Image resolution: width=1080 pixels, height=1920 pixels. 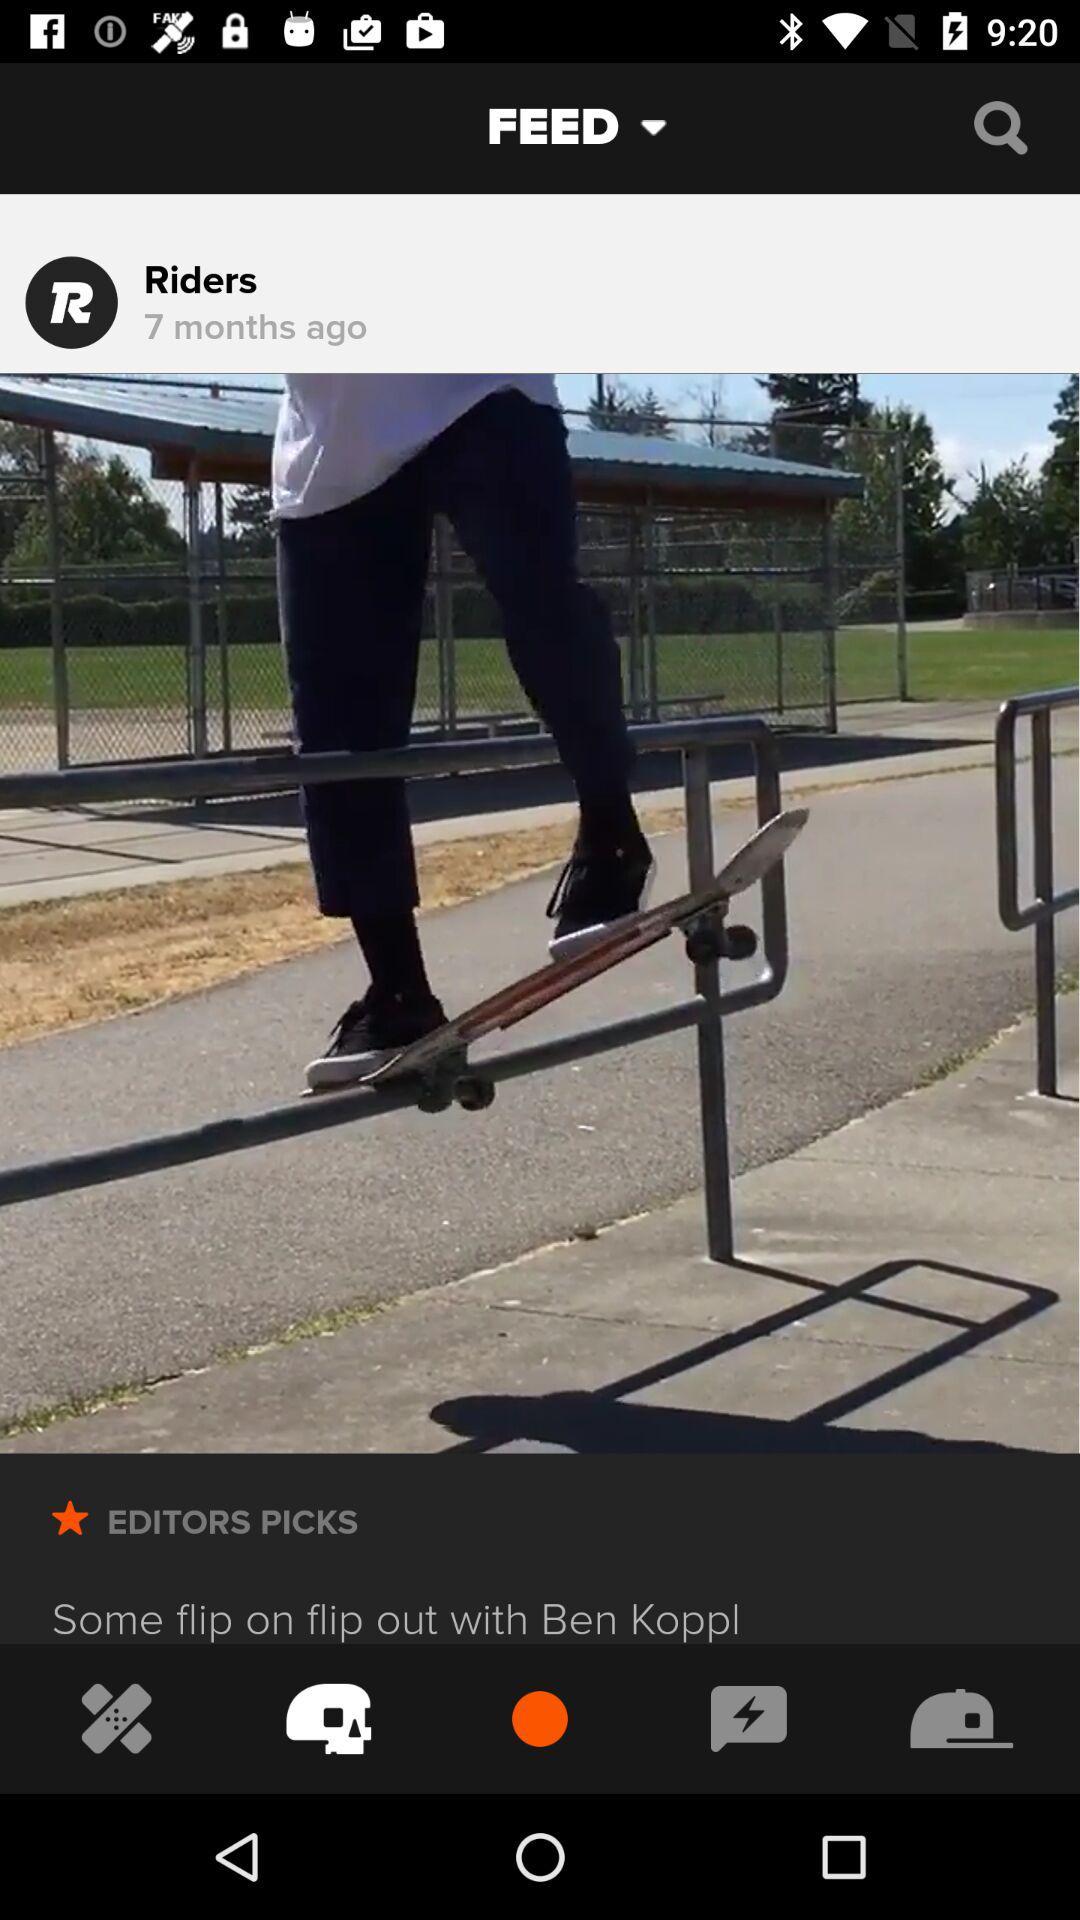 What do you see at coordinates (1000, 126) in the screenshot?
I see `the search icon` at bounding box center [1000, 126].